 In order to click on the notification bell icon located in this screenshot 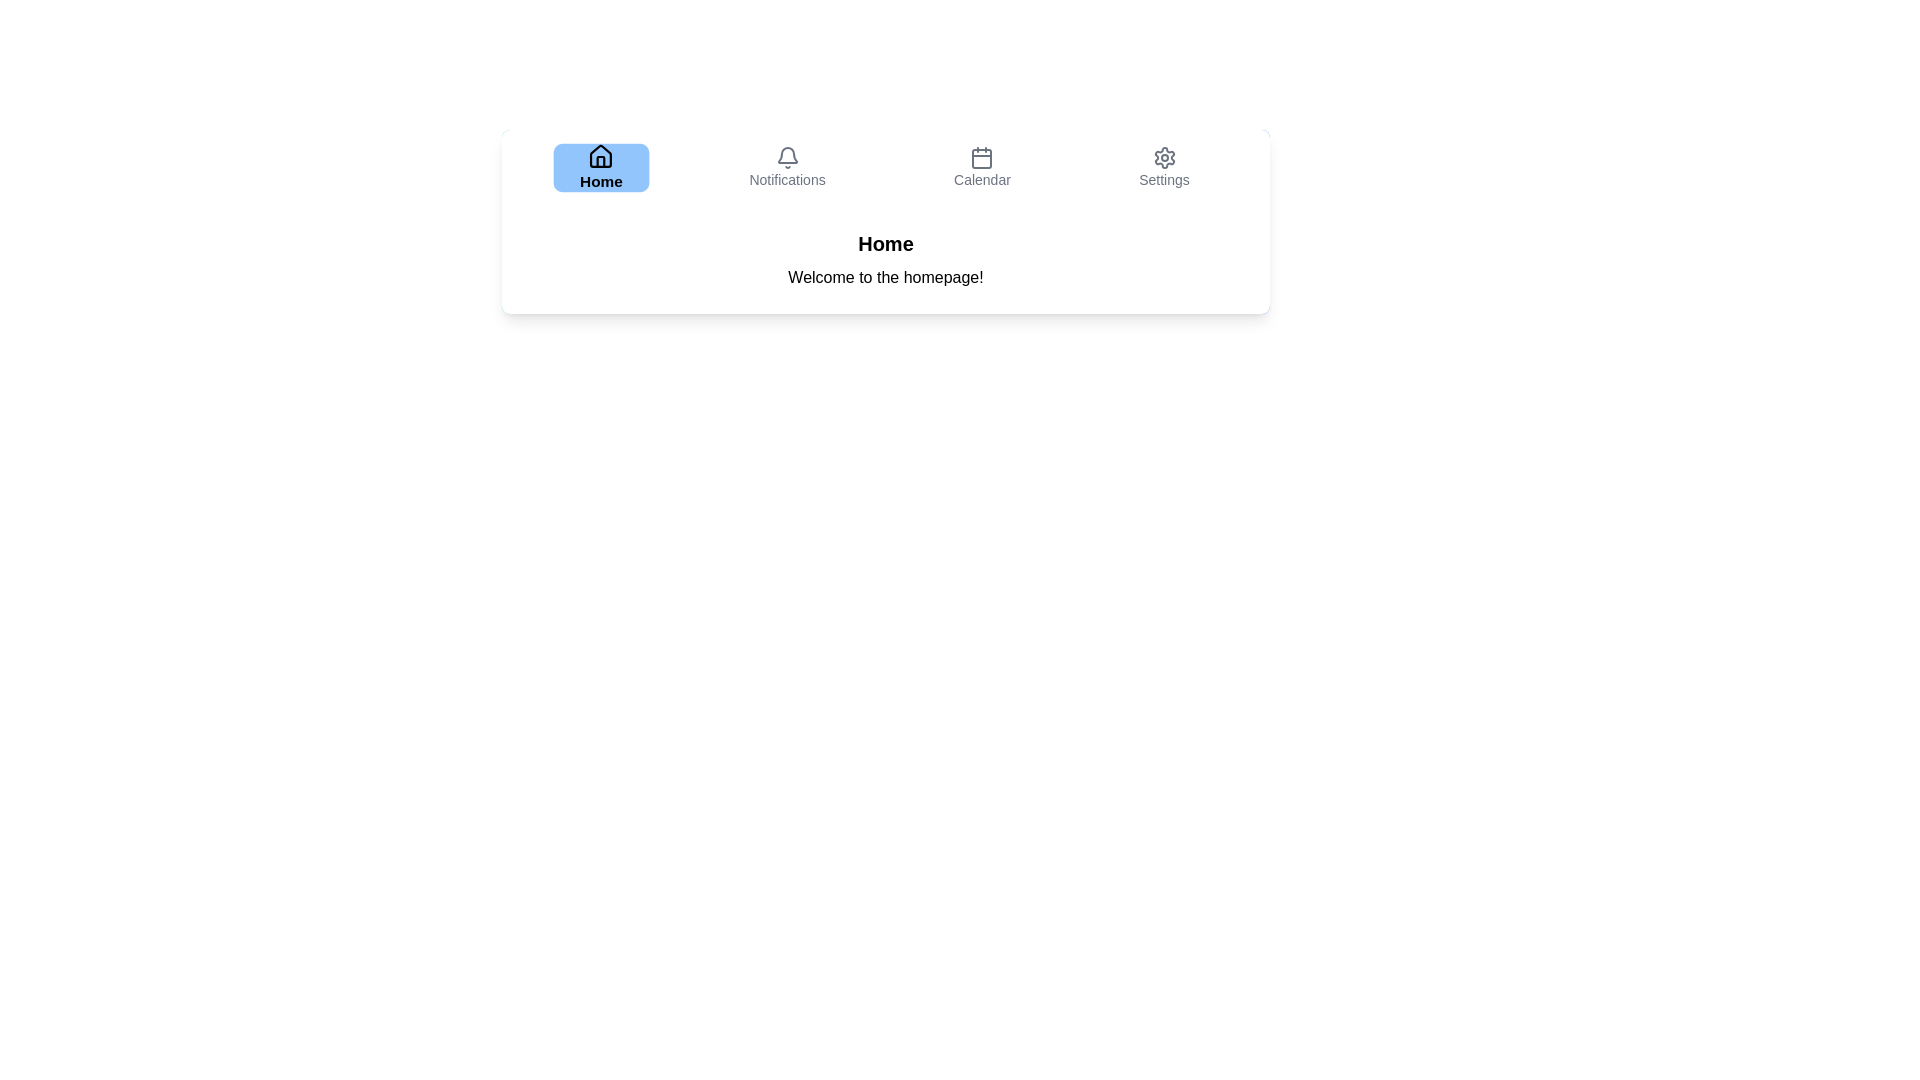, I will do `click(786, 154)`.